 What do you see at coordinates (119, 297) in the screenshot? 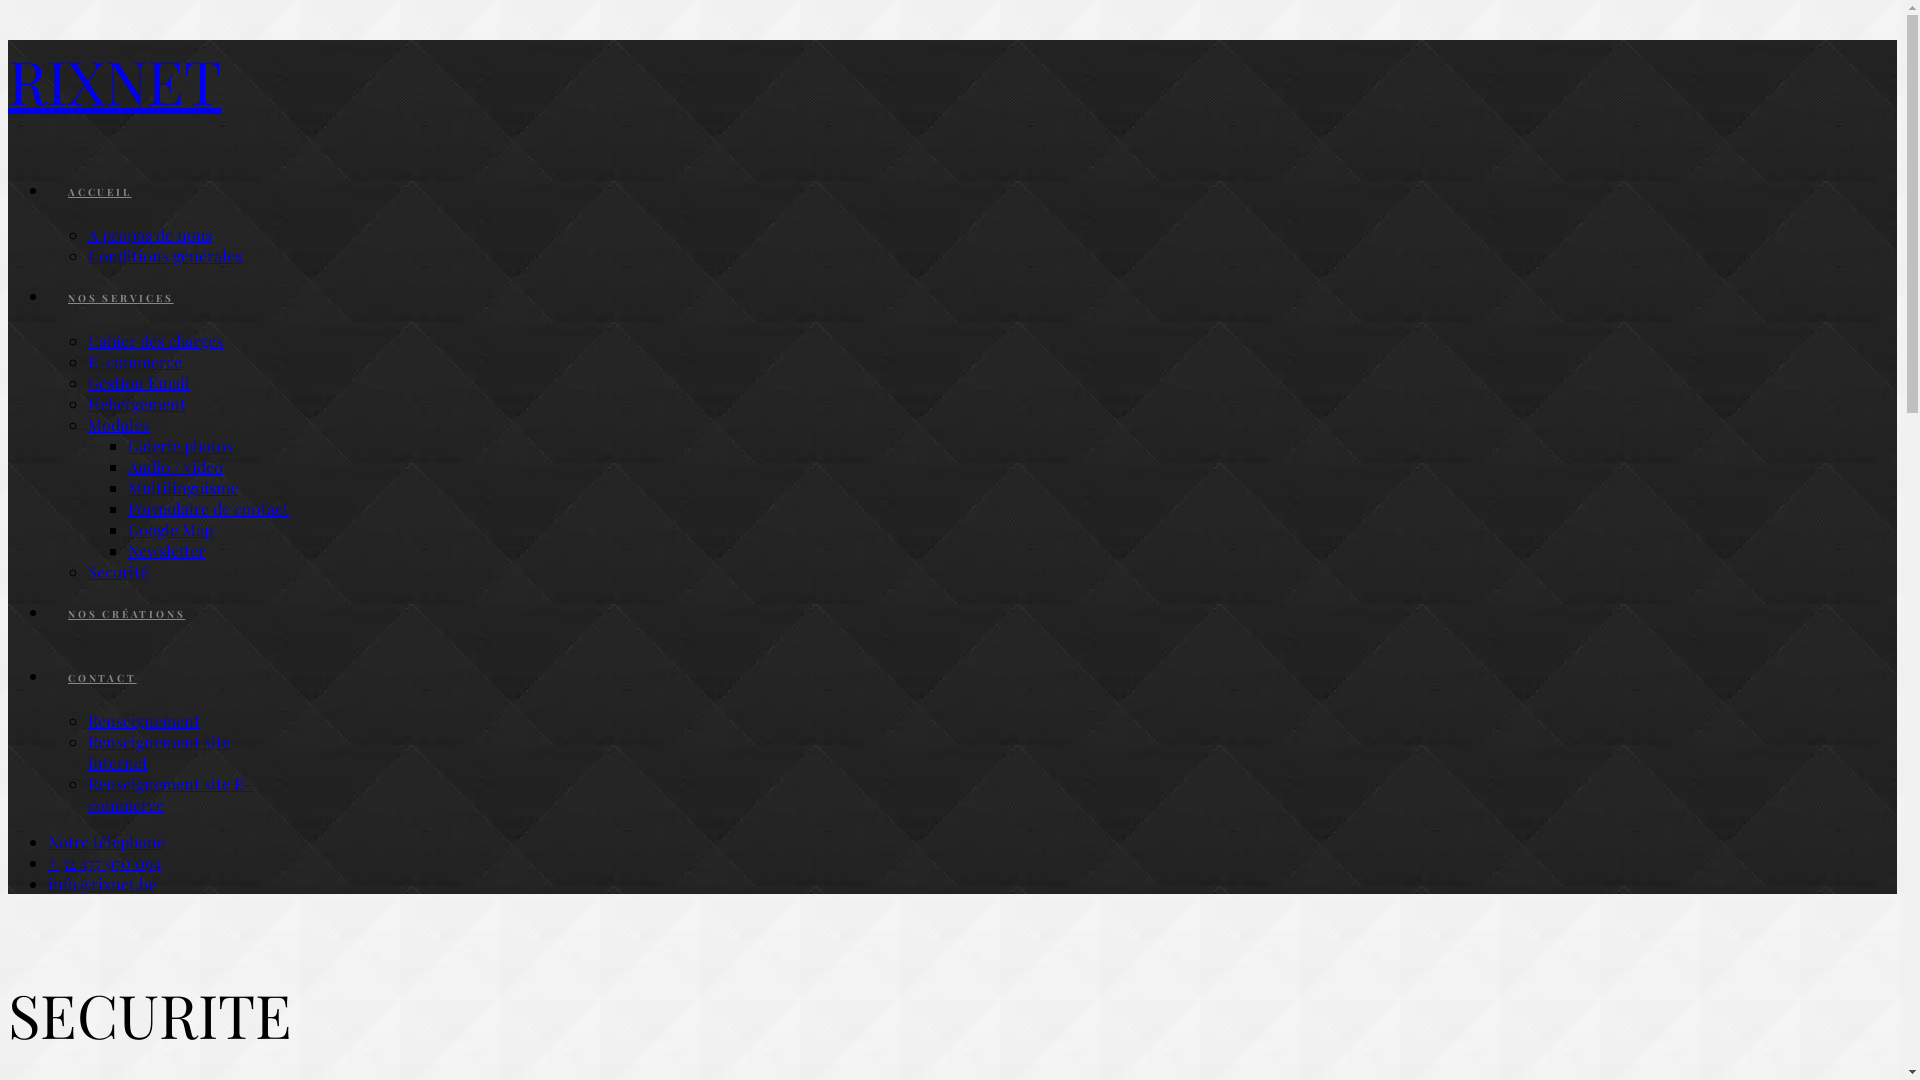
I see `'NOS SERVICES'` at bounding box center [119, 297].